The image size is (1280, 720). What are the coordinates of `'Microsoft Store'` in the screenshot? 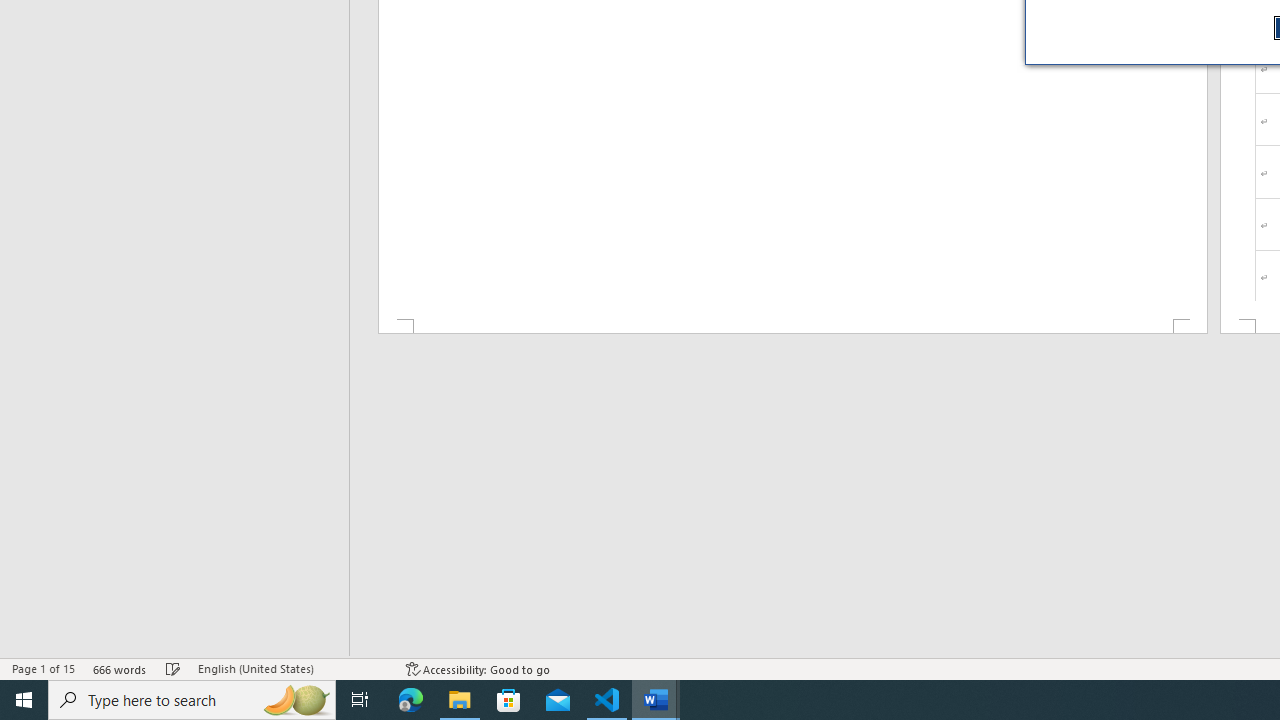 It's located at (509, 698).